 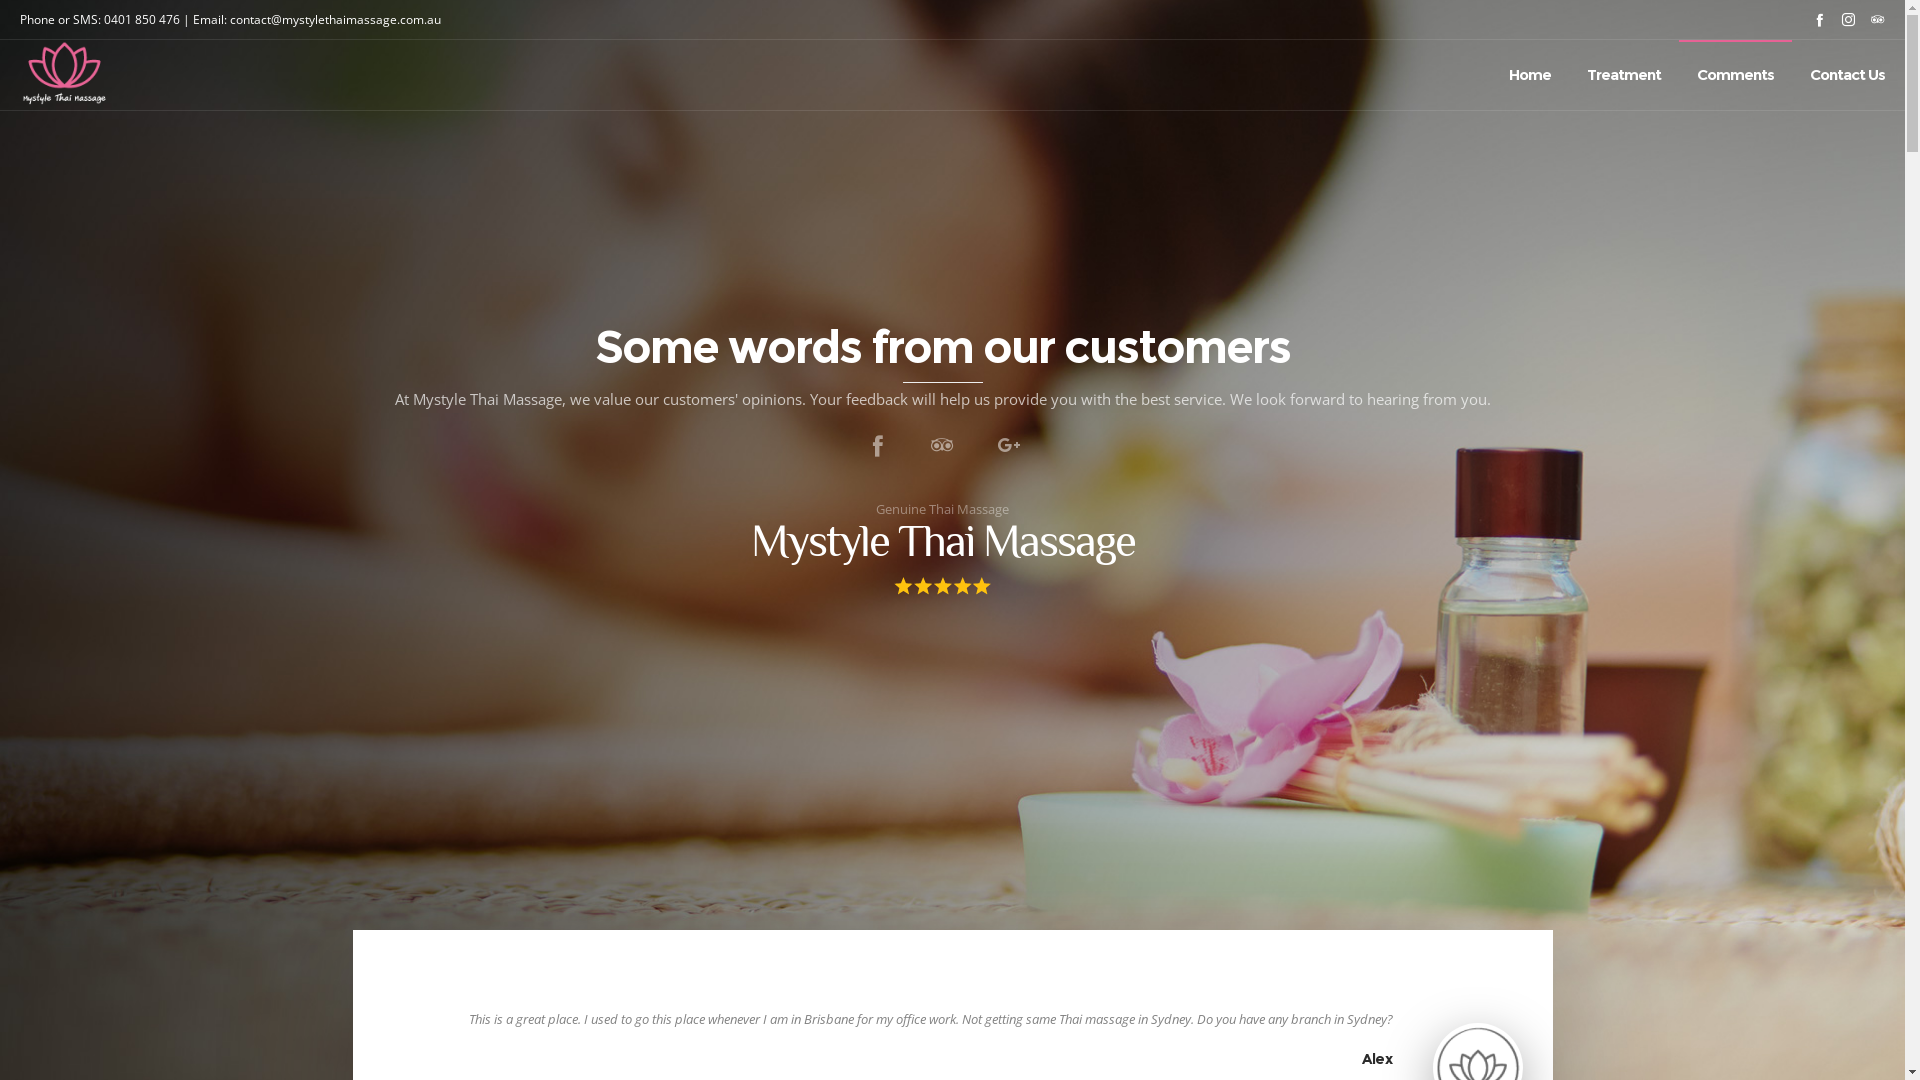 What do you see at coordinates (1734, 73) in the screenshot?
I see `'Comments'` at bounding box center [1734, 73].